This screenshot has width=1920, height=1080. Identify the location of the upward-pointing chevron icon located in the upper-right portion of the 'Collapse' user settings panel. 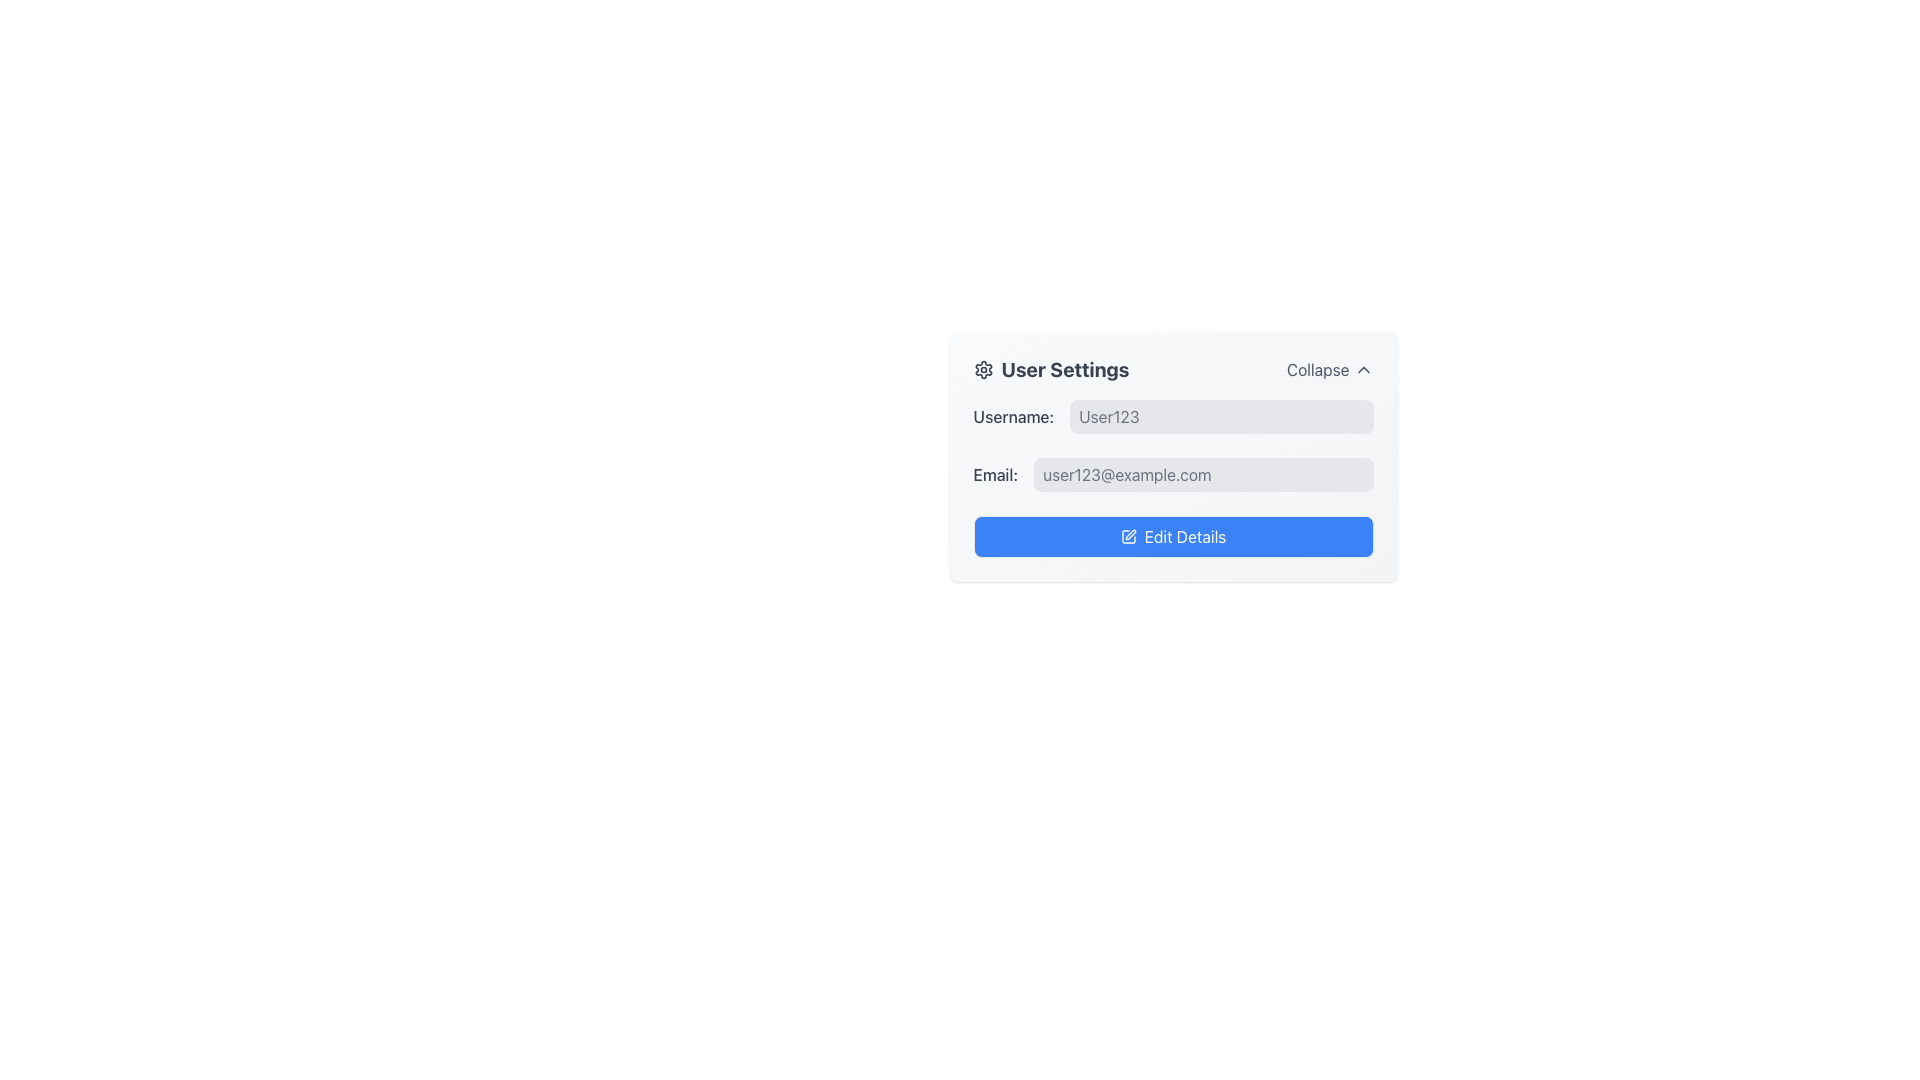
(1362, 370).